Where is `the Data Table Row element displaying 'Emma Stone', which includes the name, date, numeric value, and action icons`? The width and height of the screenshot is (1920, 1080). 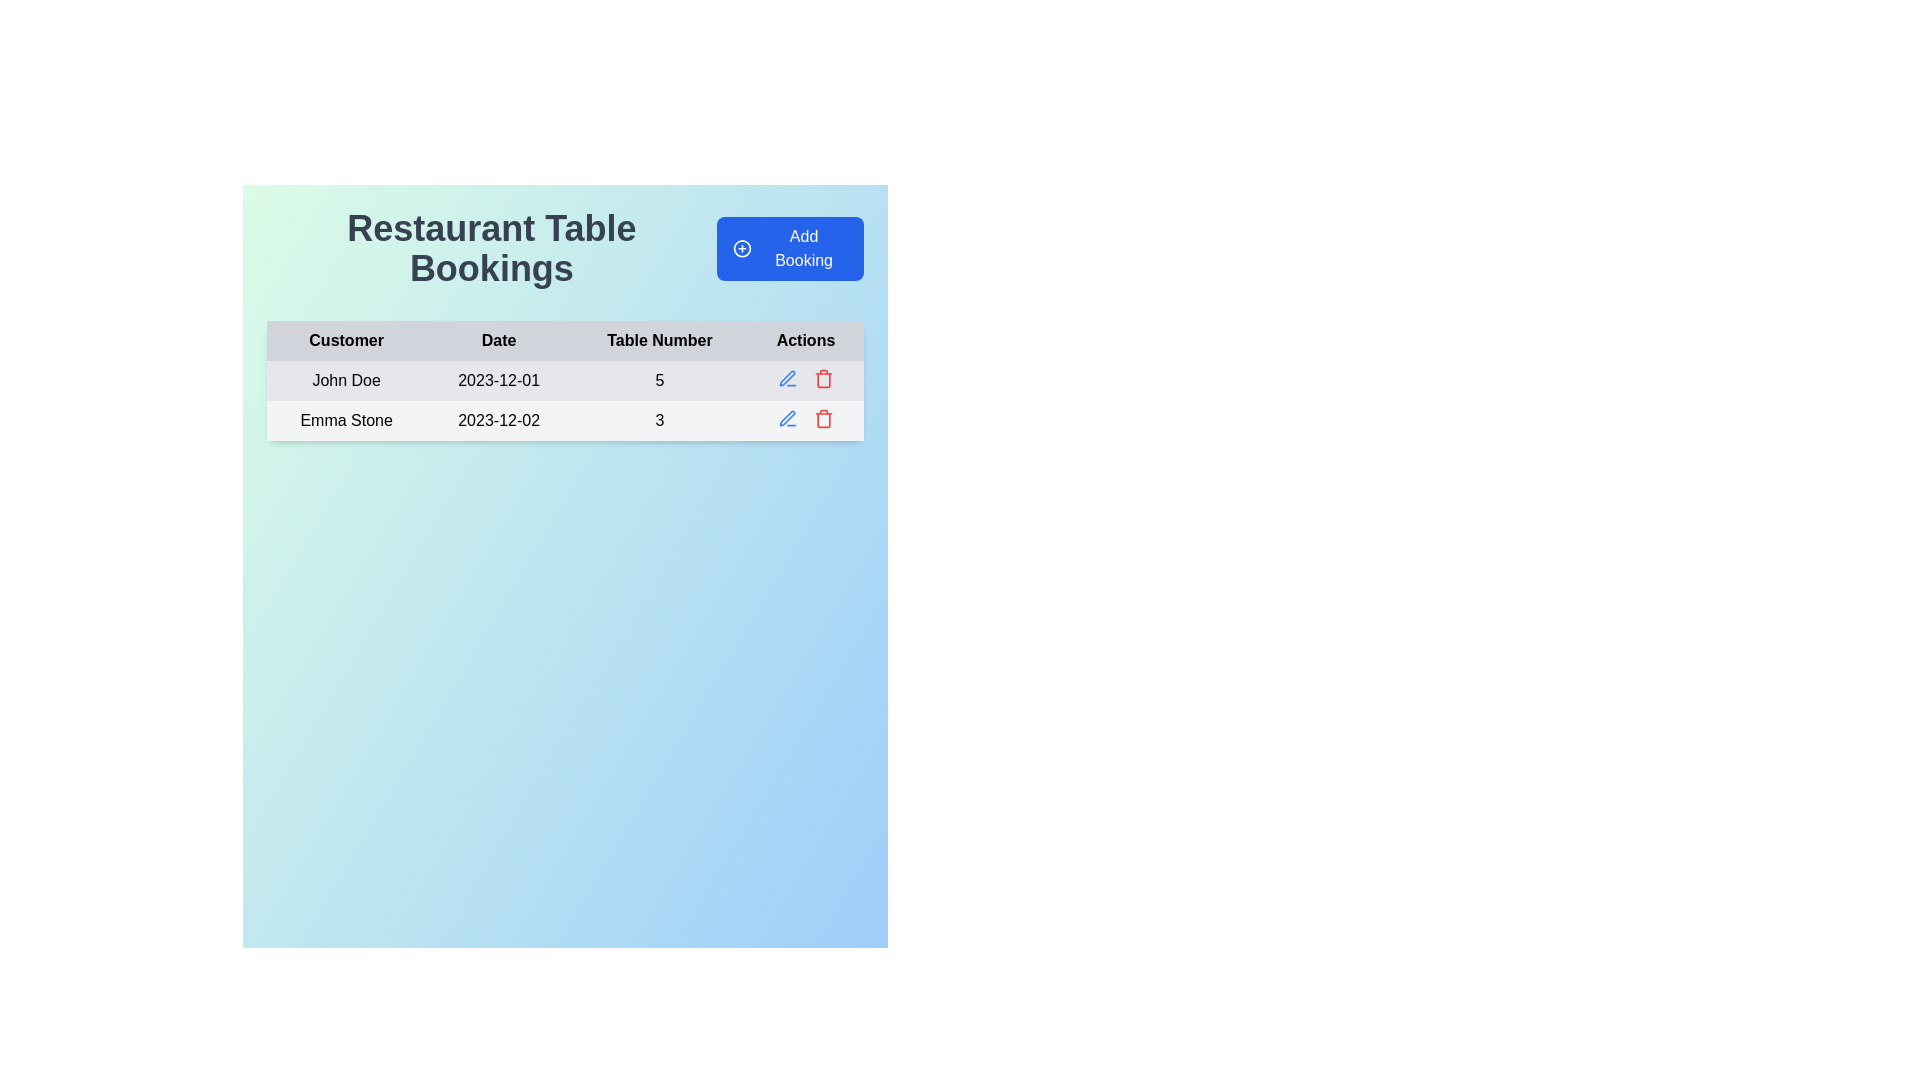
the Data Table Row element displaying 'Emma Stone', which includes the name, date, numeric value, and action icons is located at coordinates (564, 419).